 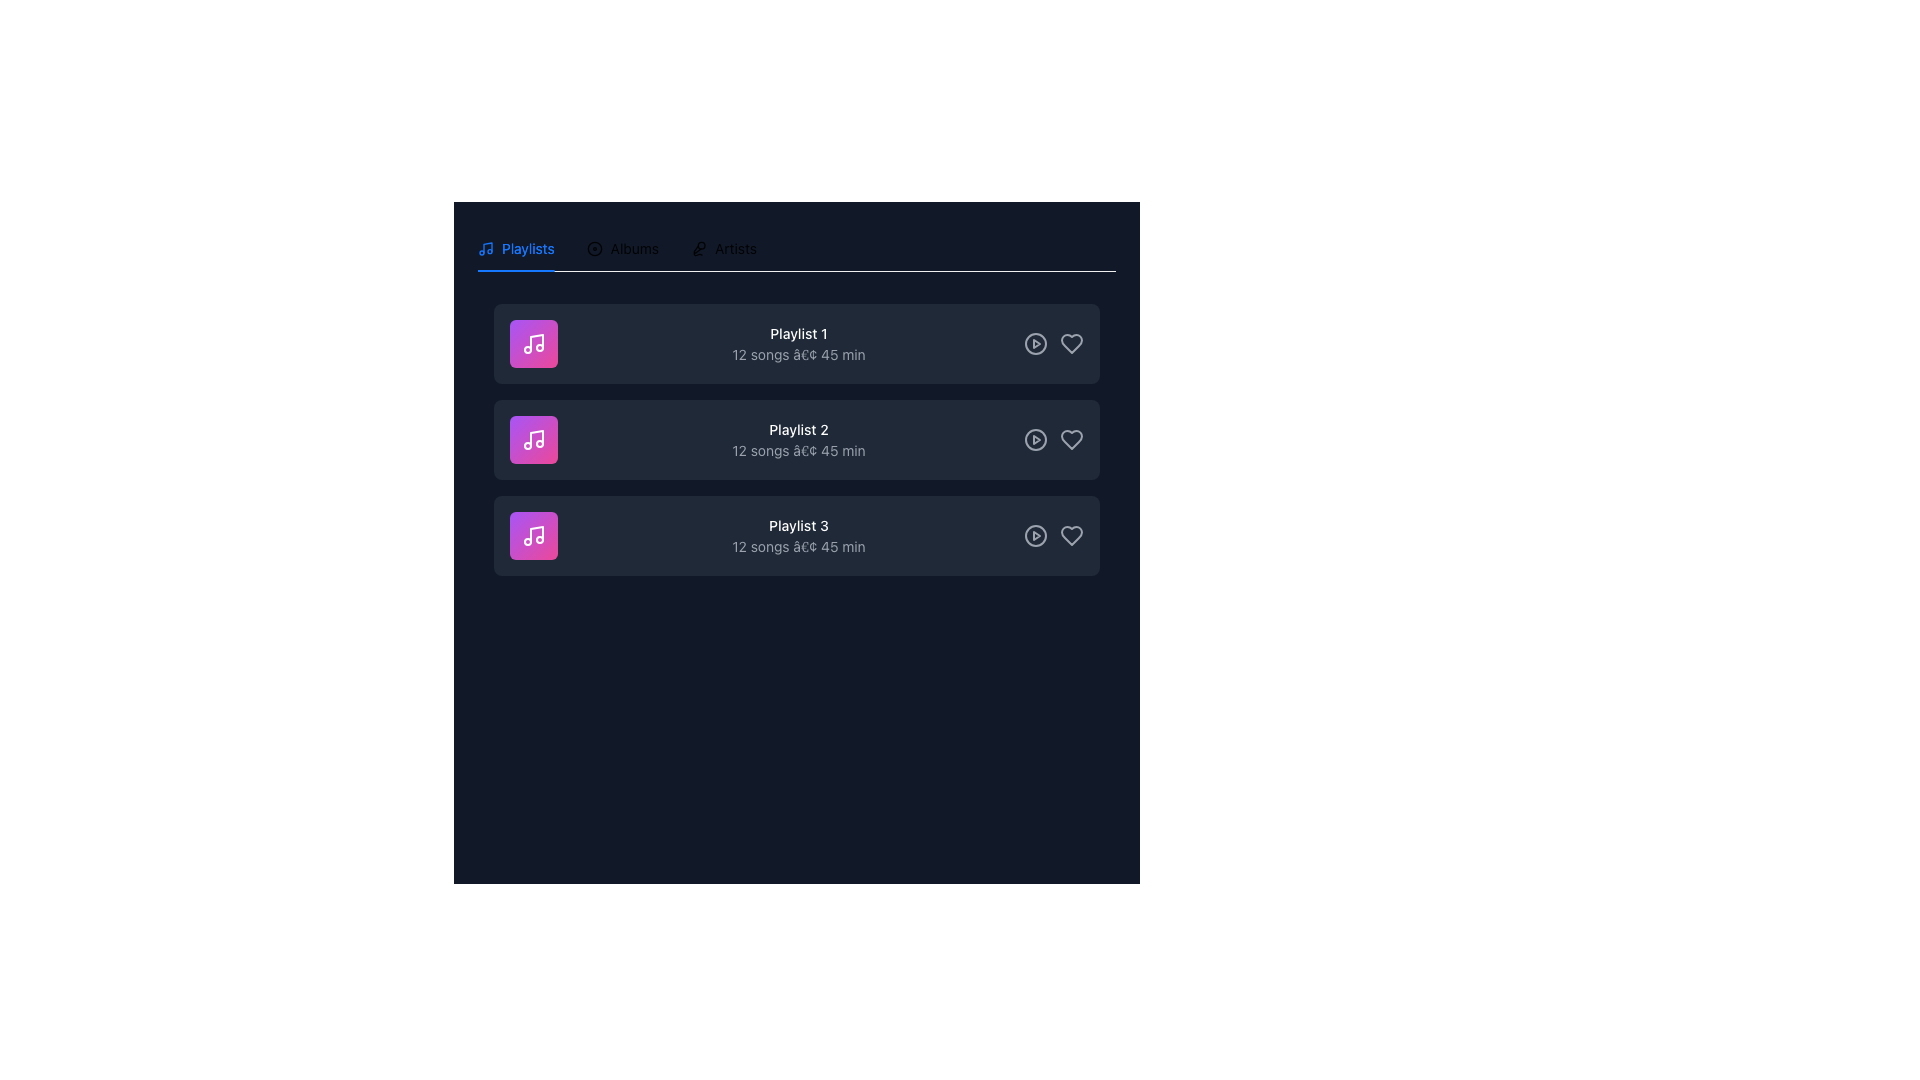 What do you see at coordinates (723, 248) in the screenshot?
I see `the third tab in the tabbed interface` at bounding box center [723, 248].